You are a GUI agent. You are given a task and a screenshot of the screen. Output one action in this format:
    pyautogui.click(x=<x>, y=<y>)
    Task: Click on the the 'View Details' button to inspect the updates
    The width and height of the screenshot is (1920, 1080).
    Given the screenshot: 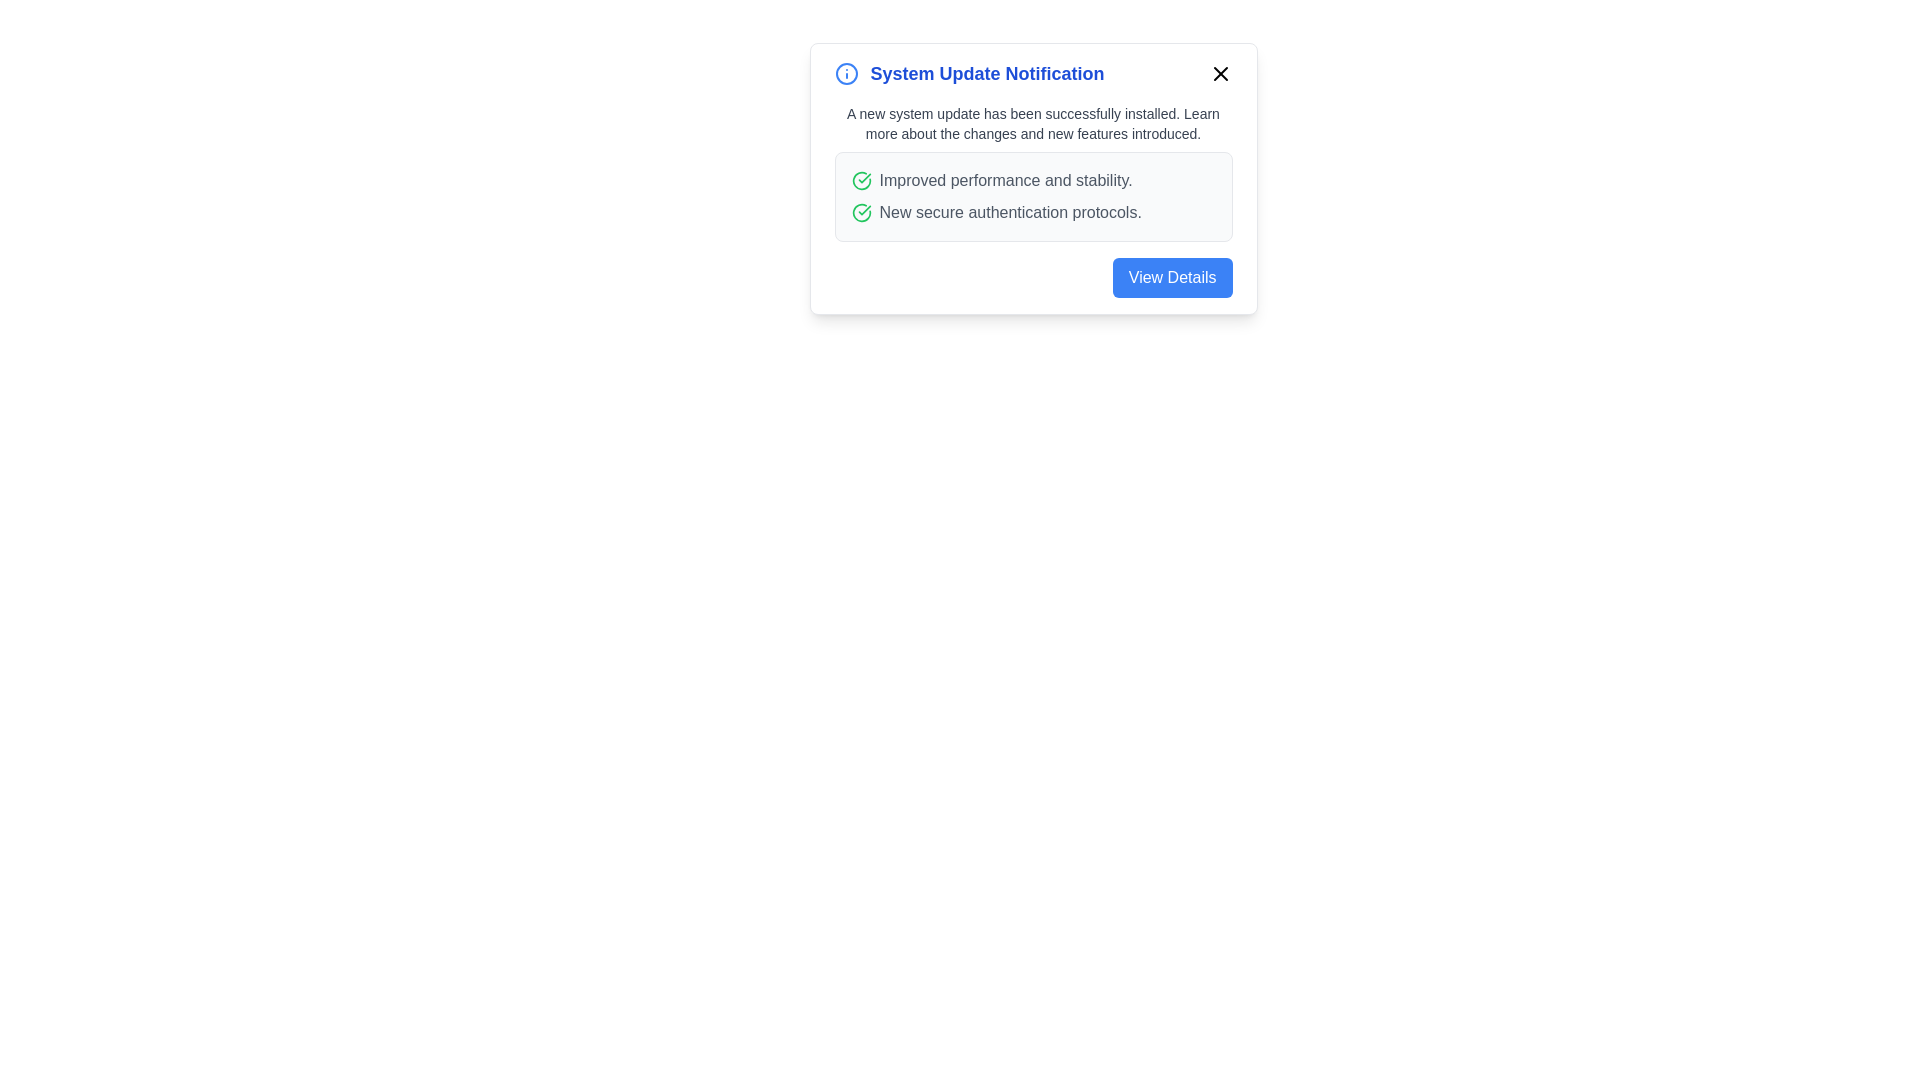 What is the action you would take?
    pyautogui.click(x=1171, y=277)
    